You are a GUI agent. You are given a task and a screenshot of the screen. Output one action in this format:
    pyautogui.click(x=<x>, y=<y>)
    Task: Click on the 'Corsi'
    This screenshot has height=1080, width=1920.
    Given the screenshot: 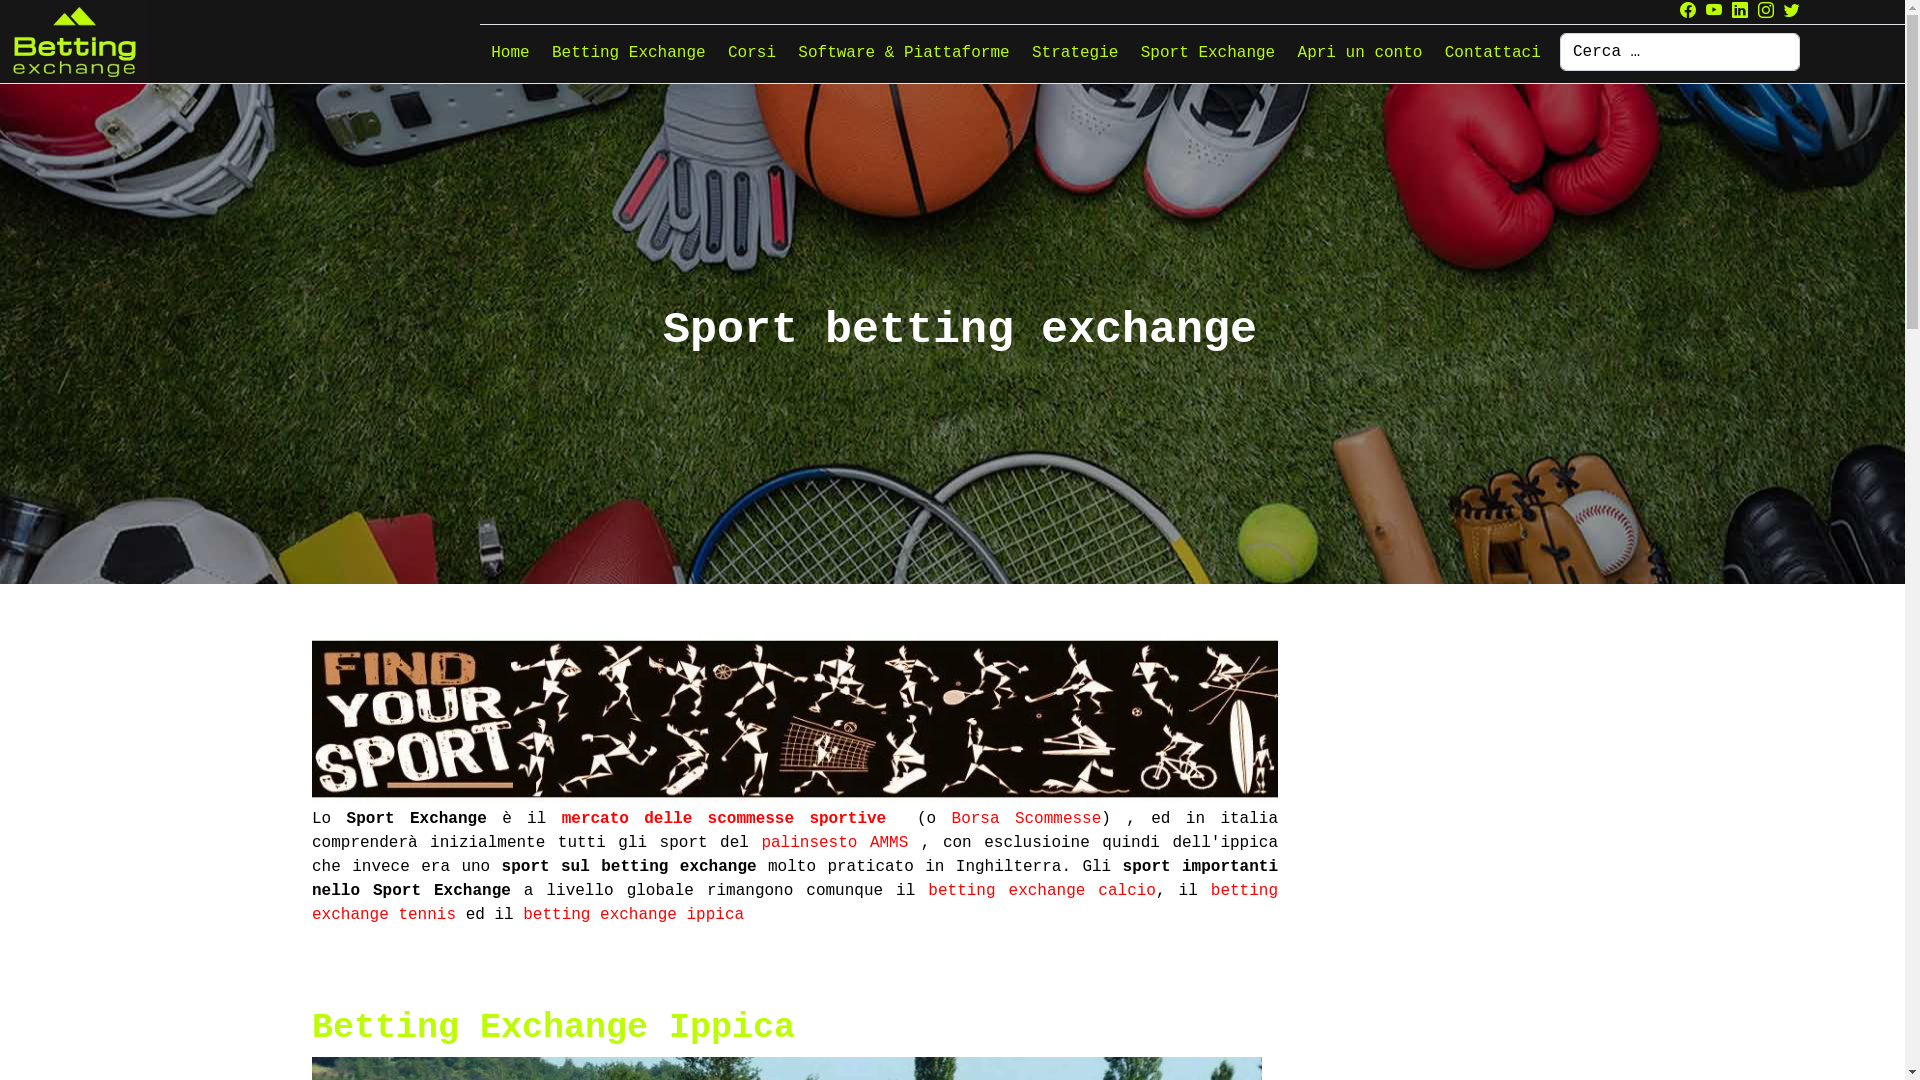 What is the action you would take?
    pyautogui.click(x=751, y=52)
    